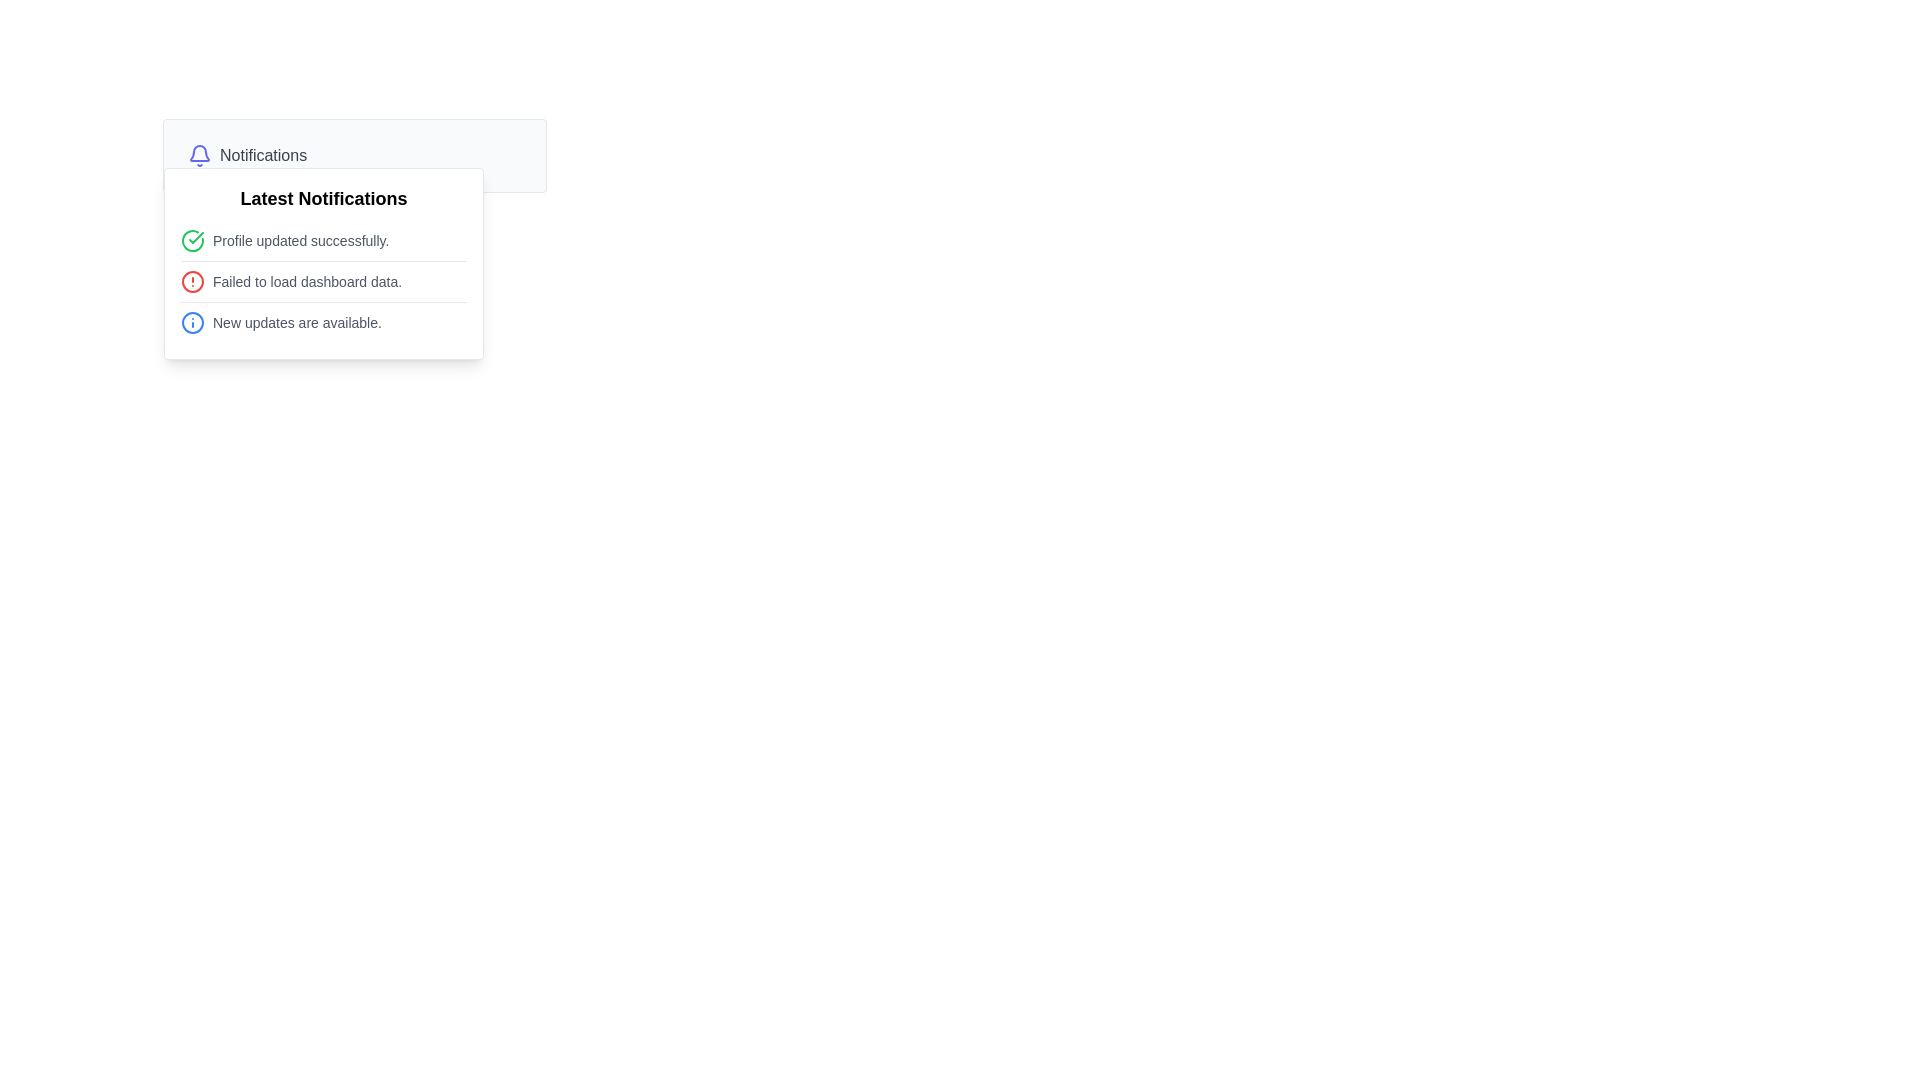 The width and height of the screenshot is (1920, 1080). I want to click on the text label displaying 'Failed to load dashboard data.' in the notification pop-up, which is styled with a small gray font and positioned below 'Profile updated successfully', so click(306, 281).